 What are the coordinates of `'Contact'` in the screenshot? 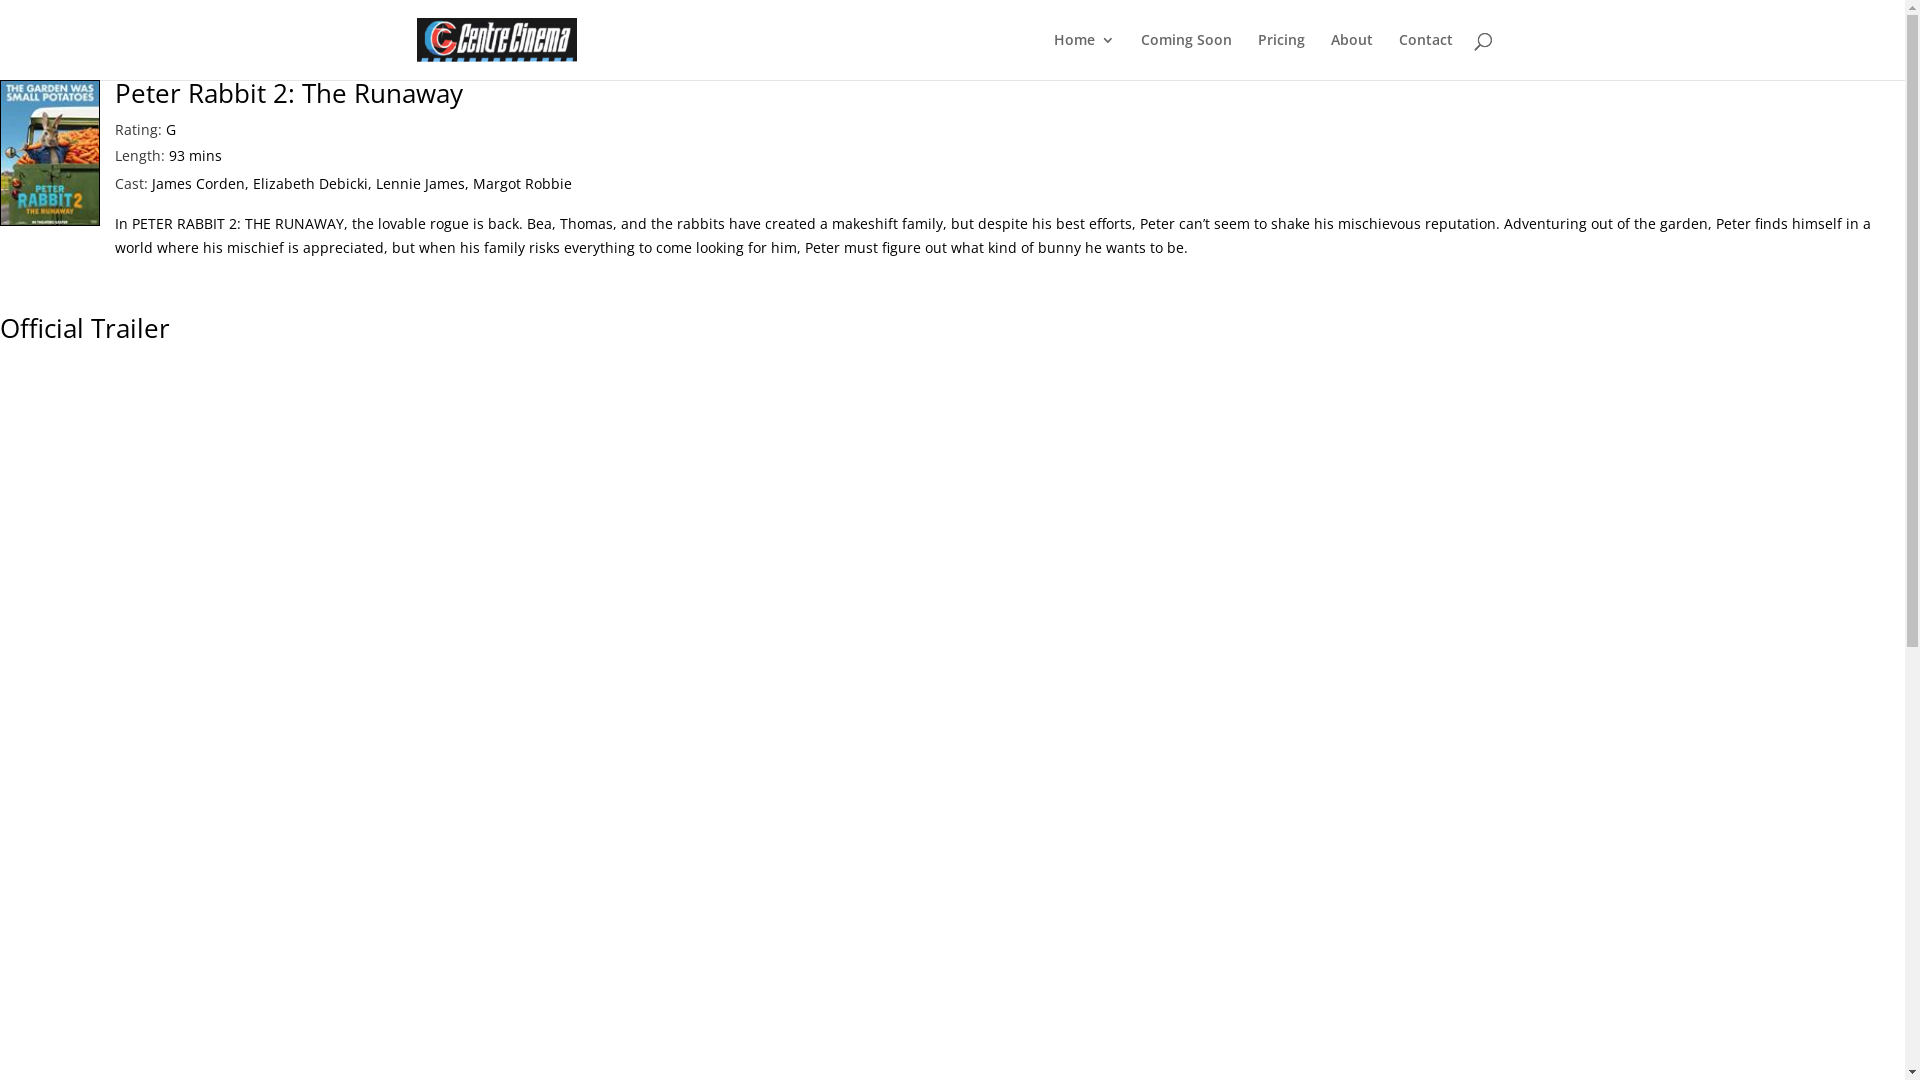 It's located at (1424, 55).